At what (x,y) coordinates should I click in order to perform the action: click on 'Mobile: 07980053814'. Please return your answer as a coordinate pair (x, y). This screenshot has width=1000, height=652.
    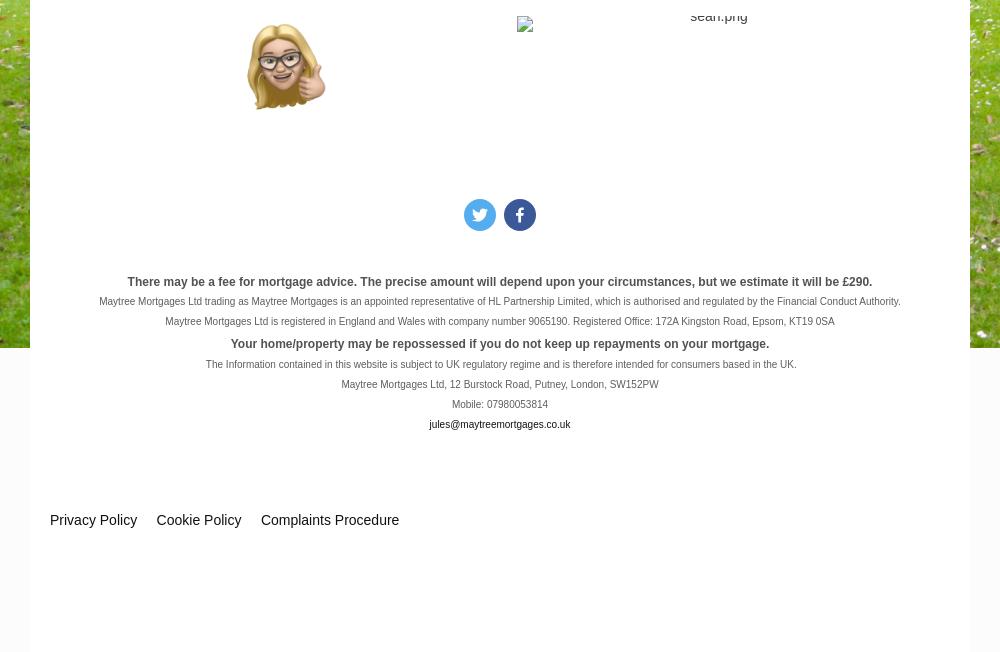
    Looking at the image, I should click on (498, 404).